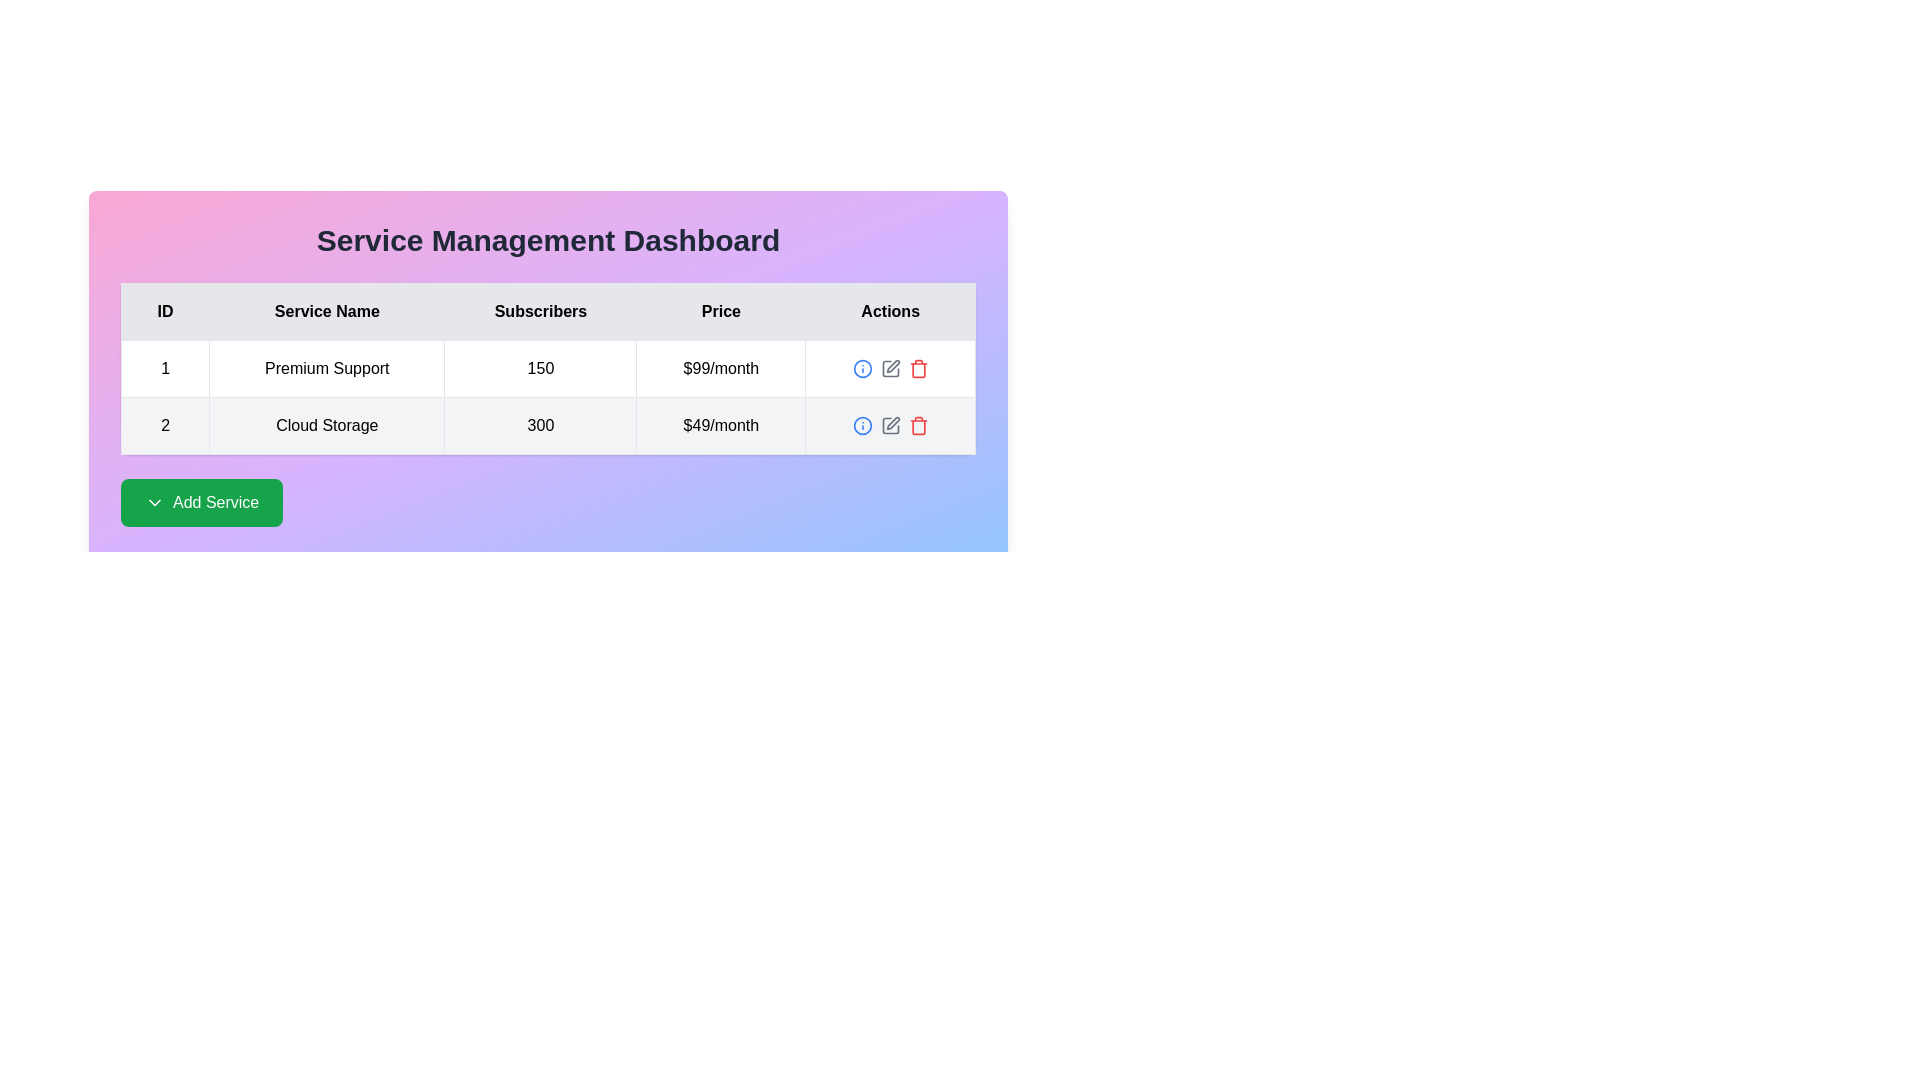 The height and width of the screenshot is (1080, 1920). Describe the element at coordinates (889, 424) in the screenshot. I see `the Icon button in the second row of the table under the 'Actions' column to change its style` at that location.